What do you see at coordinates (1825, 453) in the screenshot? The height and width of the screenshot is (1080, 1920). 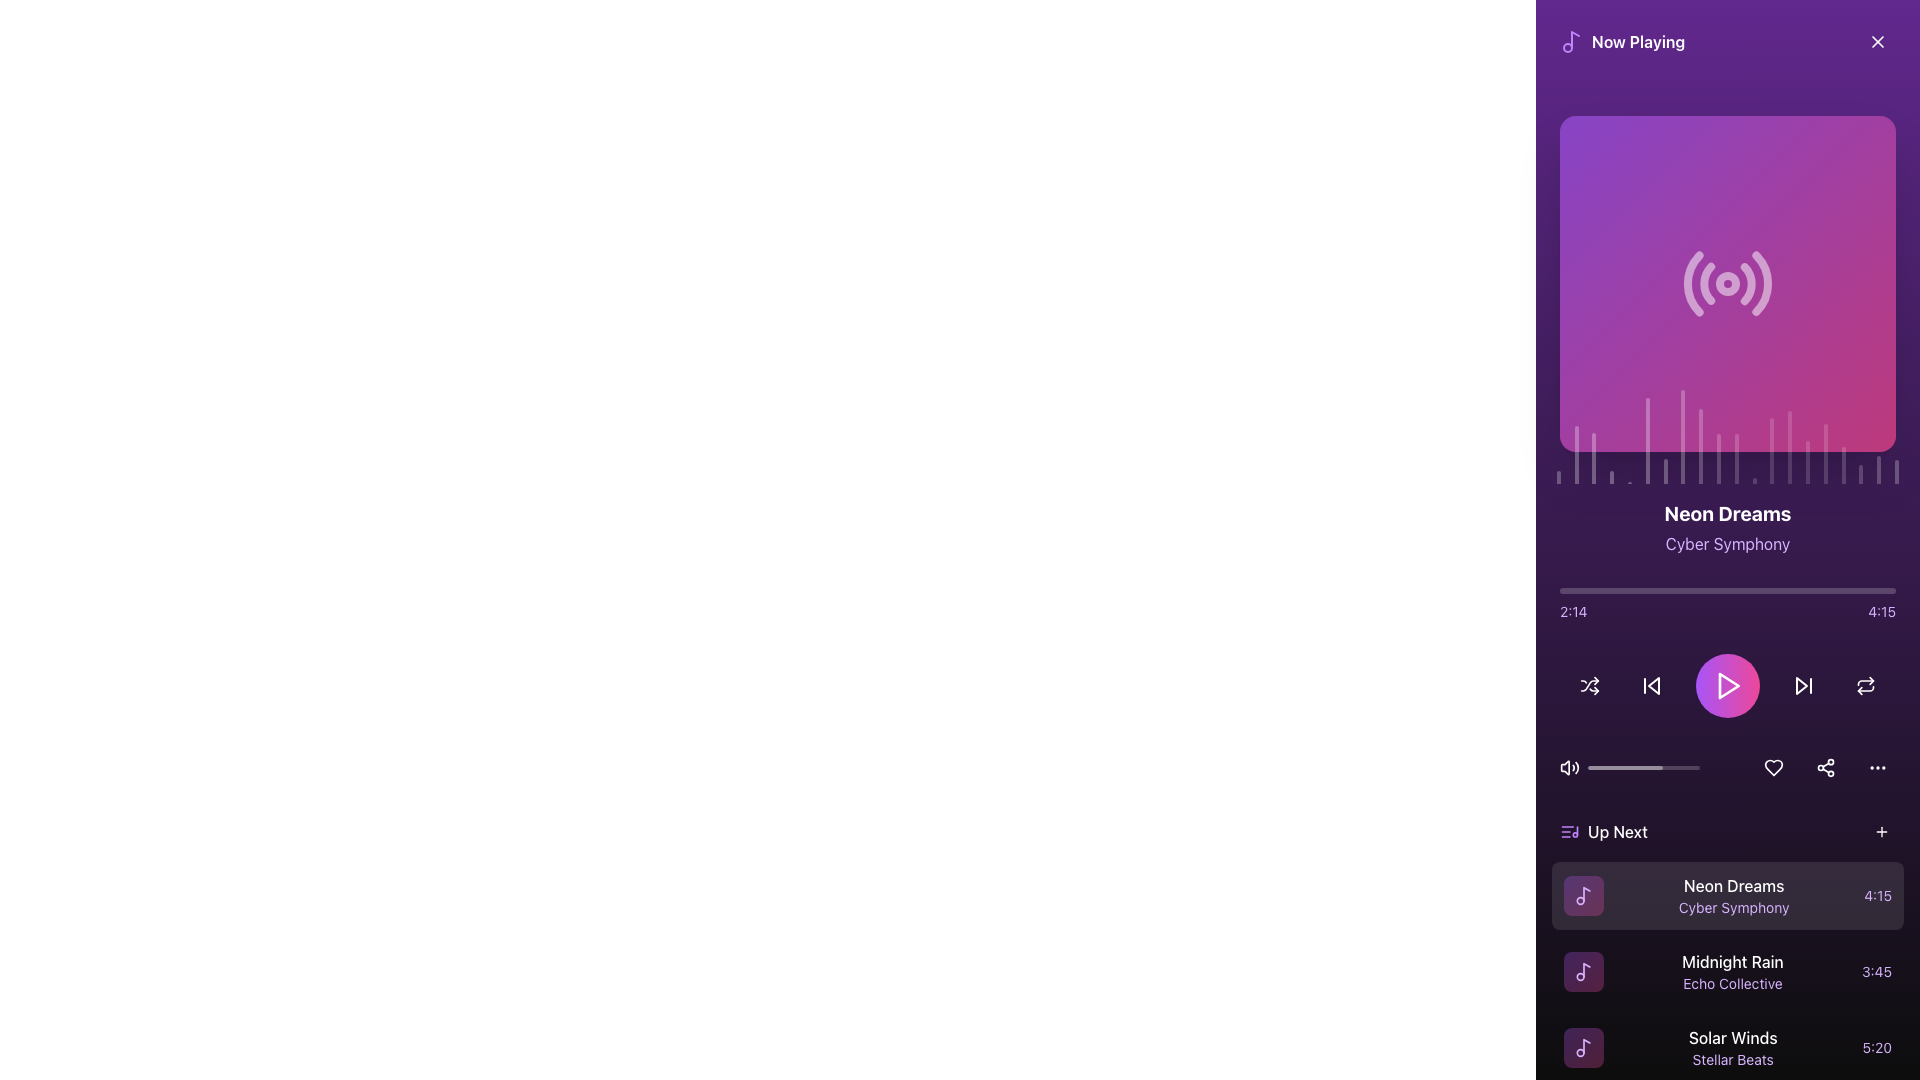 I see `the 16th bar of the waveform progress indicator located on the right side of the waveform visualization in the media player interface` at bounding box center [1825, 453].